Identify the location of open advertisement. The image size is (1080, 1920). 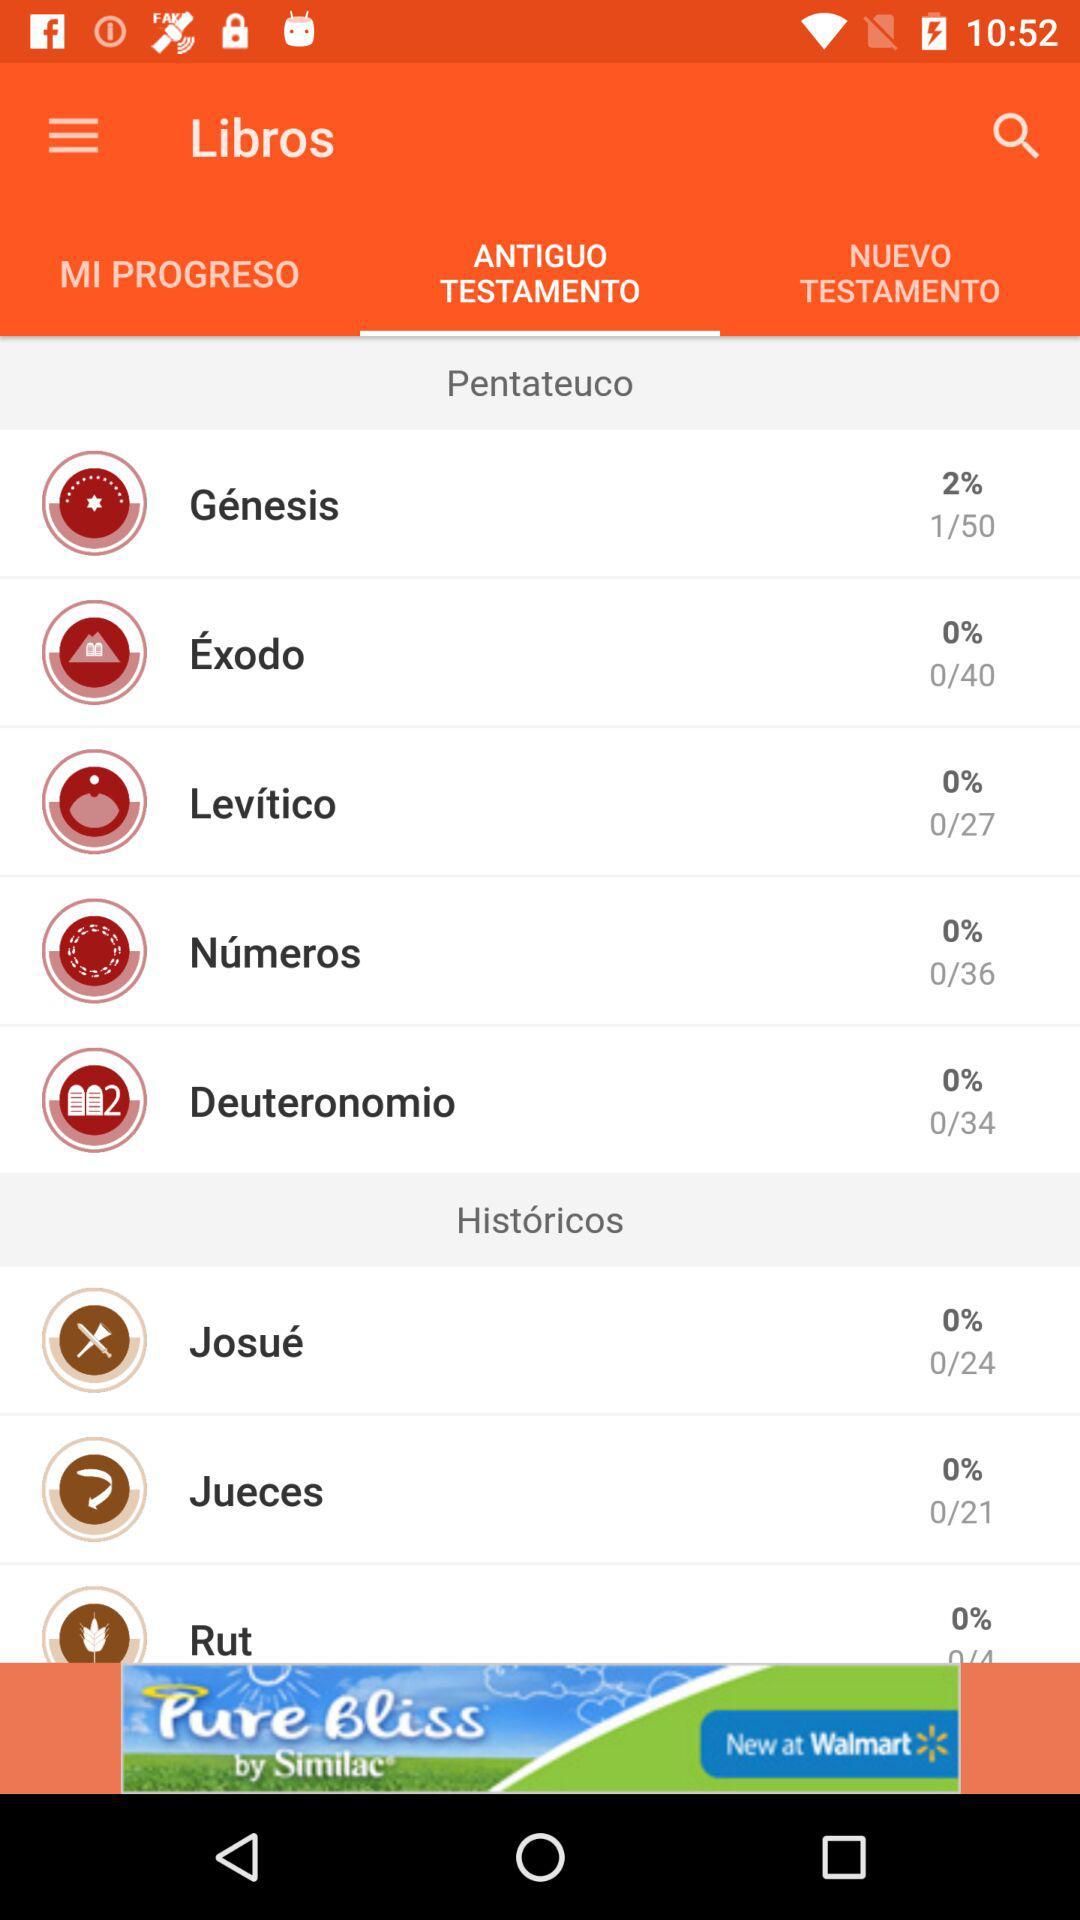
(540, 1727).